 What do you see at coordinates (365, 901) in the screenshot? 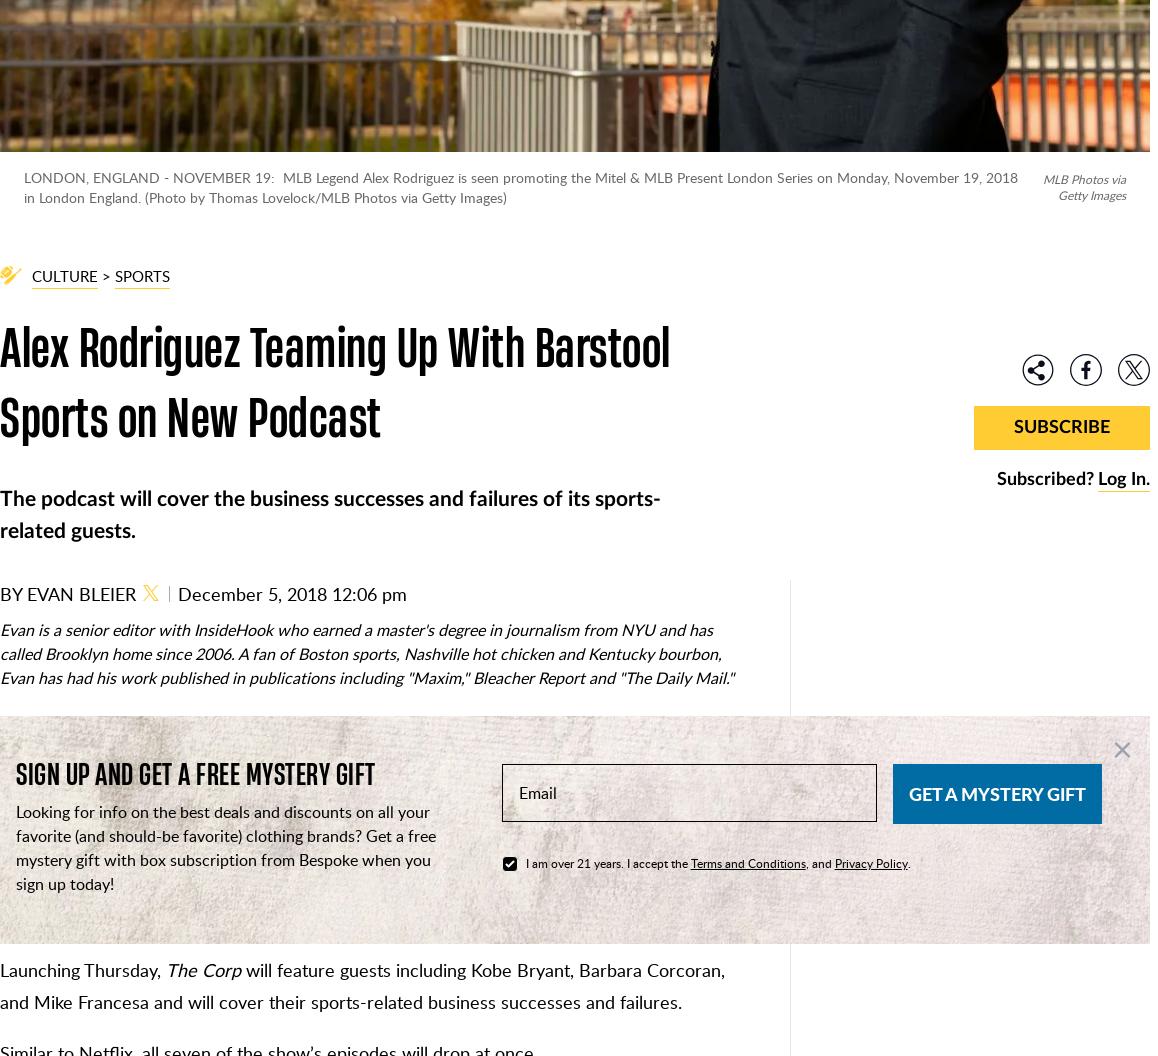
I see `'An odd match, A-Rod will host the podcast with Dan Katz, better known as “Big Cat,” co-host of Barstool’s flagship sports podcast'` at bounding box center [365, 901].